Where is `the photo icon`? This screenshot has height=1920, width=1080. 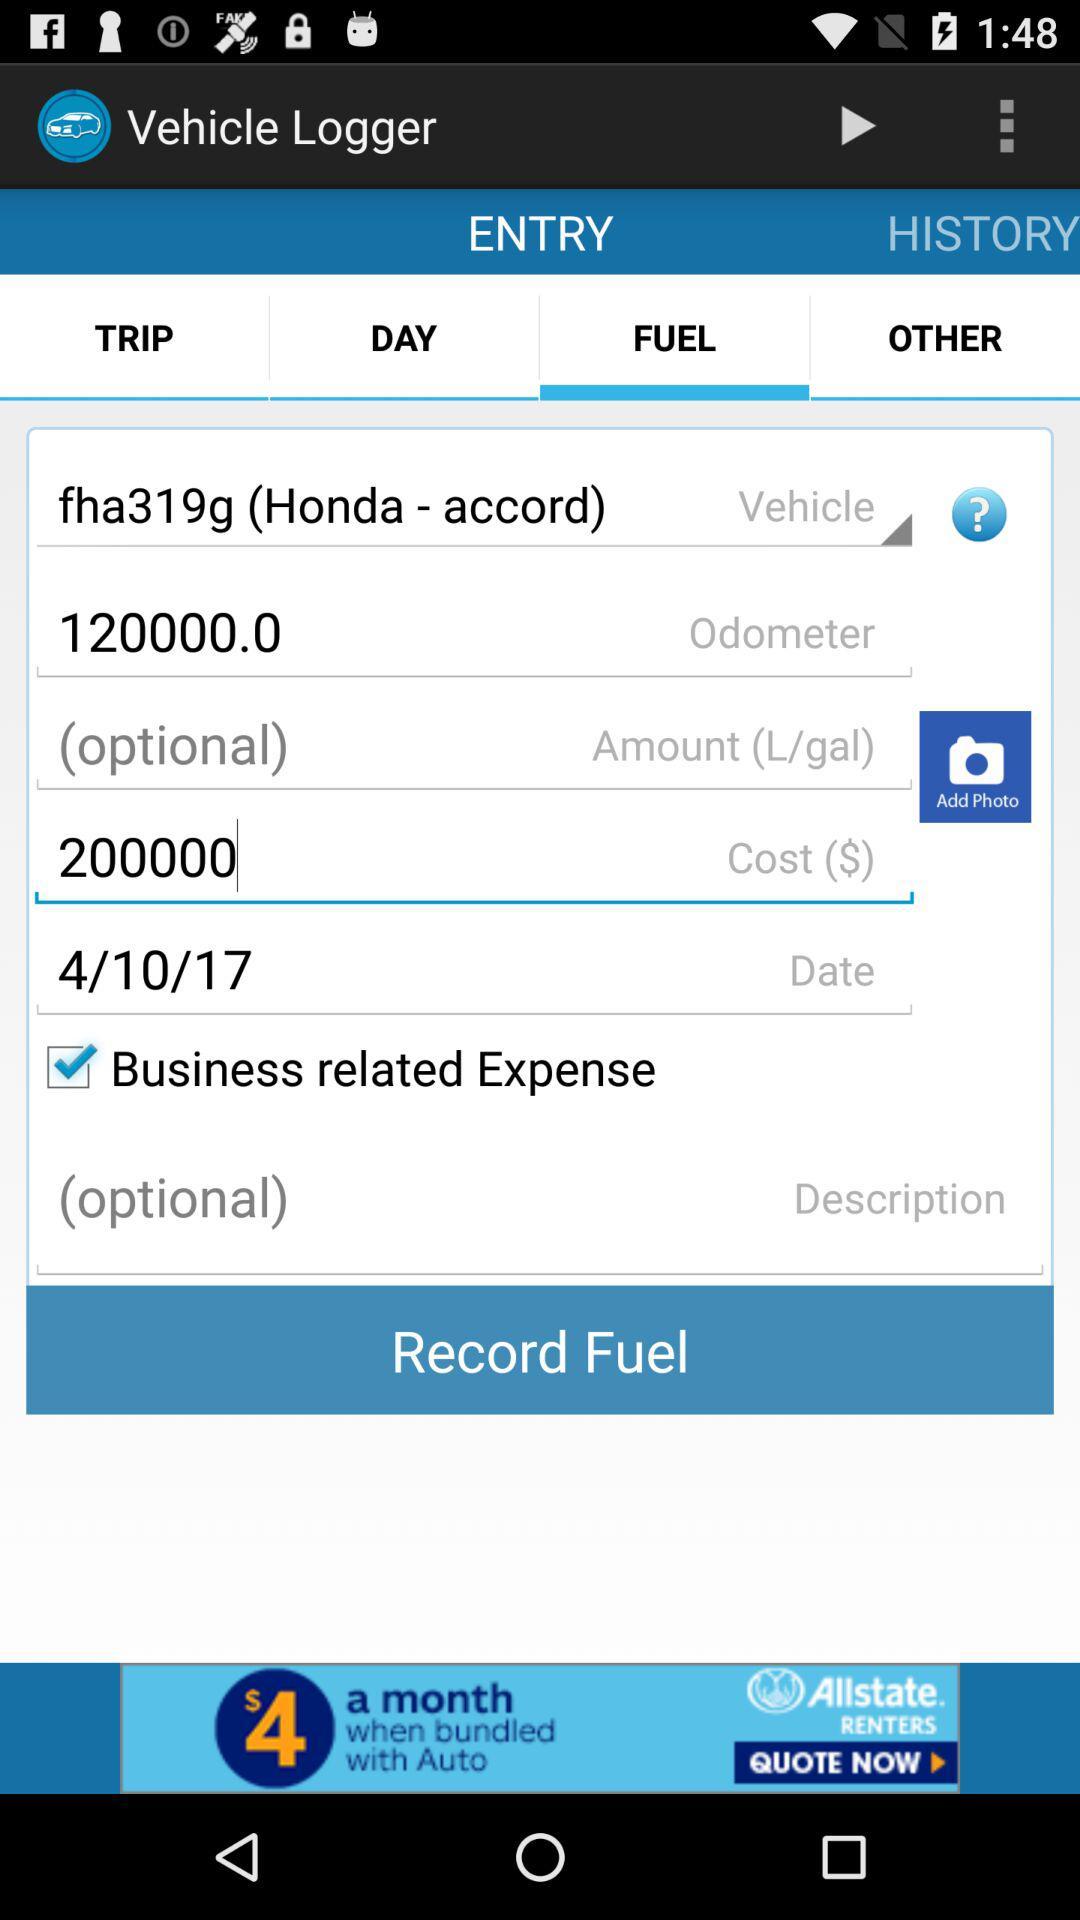
the photo icon is located at coordinates (974, 820).